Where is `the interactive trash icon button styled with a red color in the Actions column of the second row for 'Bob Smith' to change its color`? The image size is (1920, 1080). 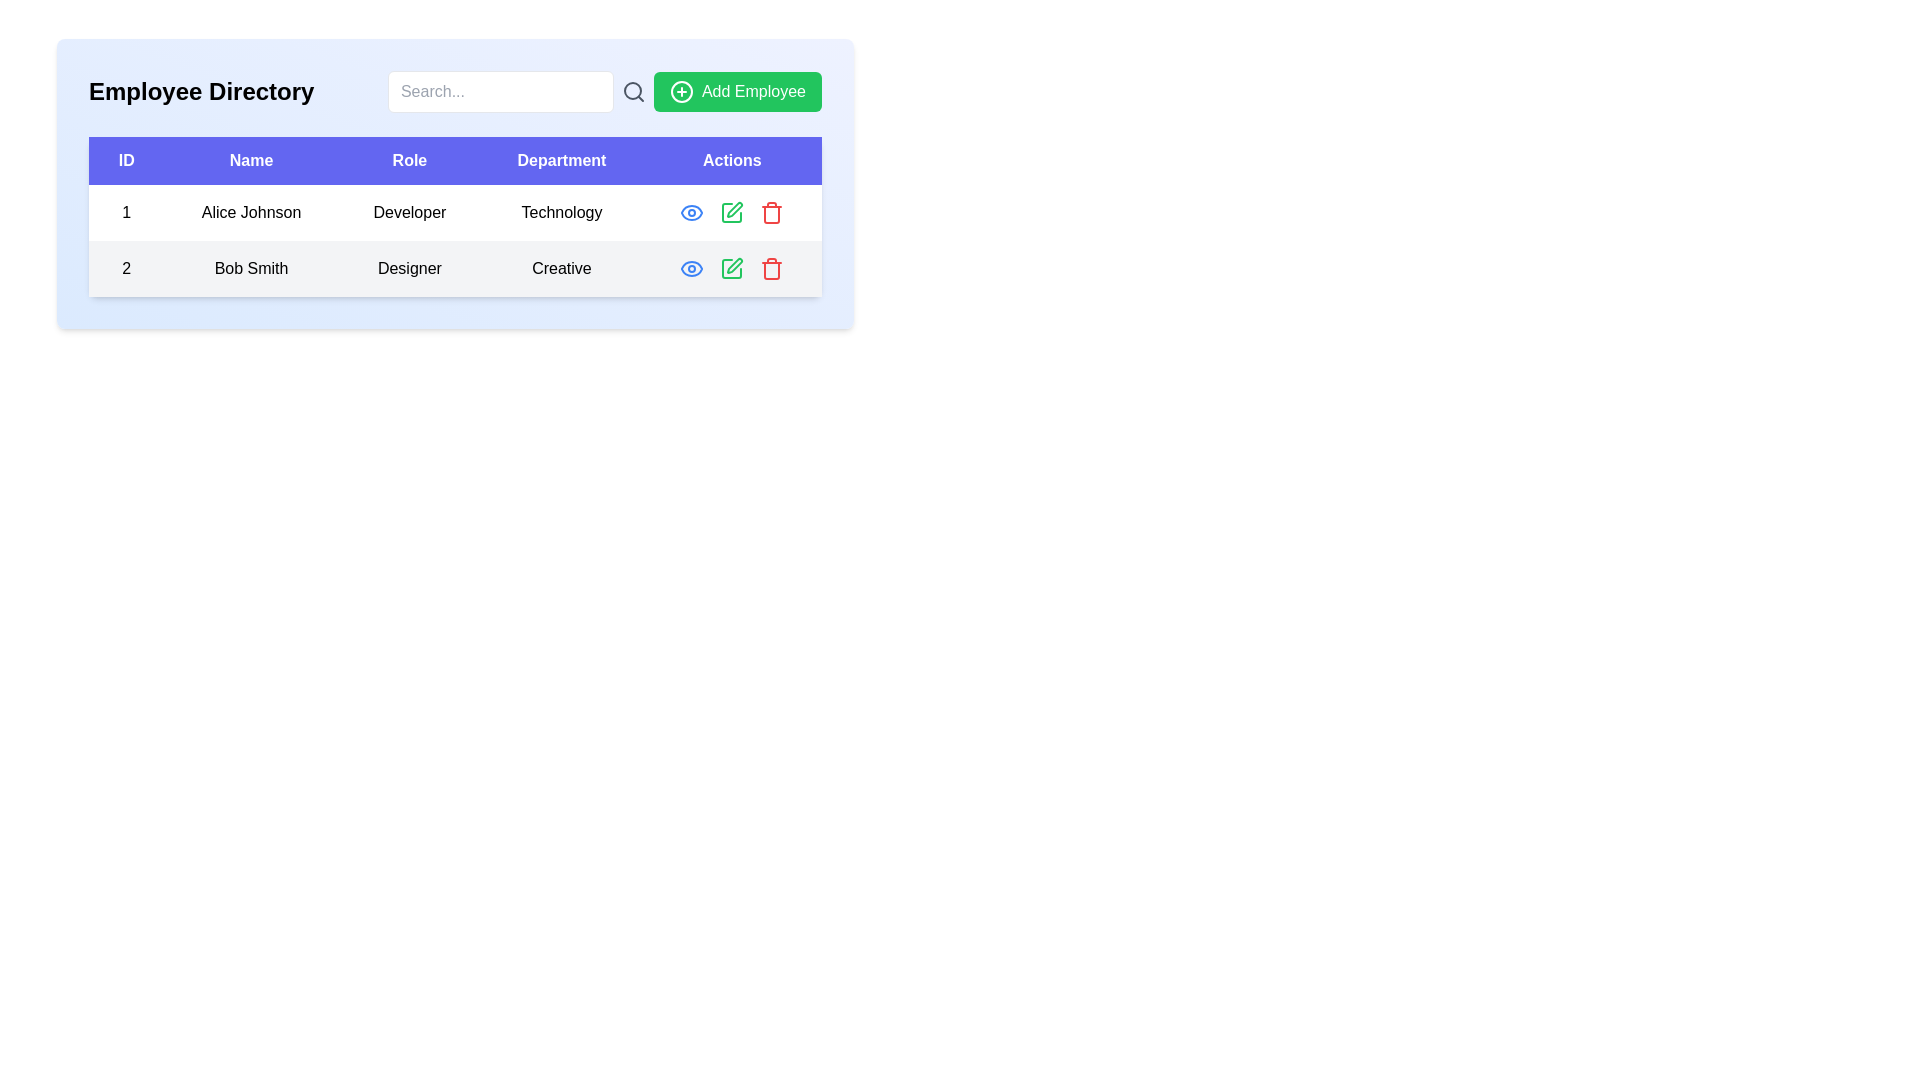 the interactive trash icon button styled with a red color in the Actions column of the second row for 'Bob Smith' to change its color is located at coordinates (771, 212).